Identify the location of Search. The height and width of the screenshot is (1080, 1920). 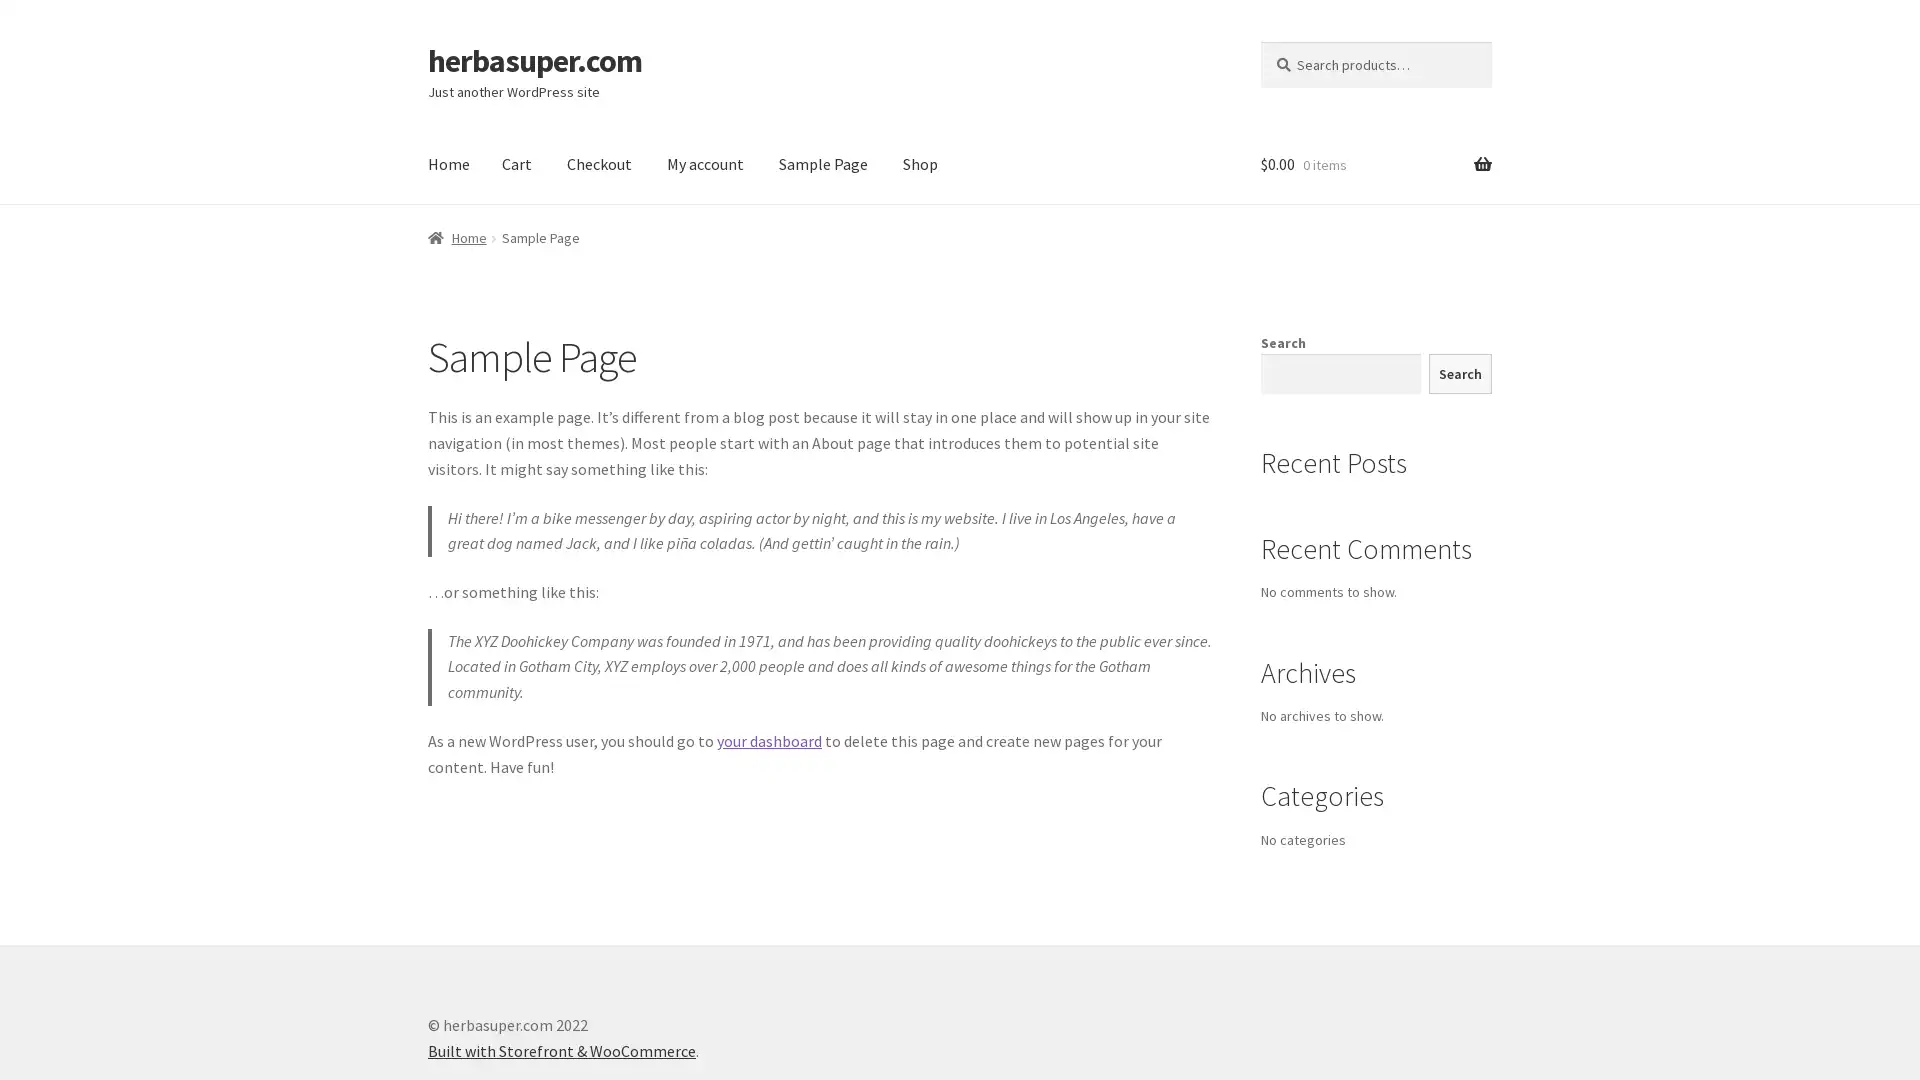
(1258, 40).